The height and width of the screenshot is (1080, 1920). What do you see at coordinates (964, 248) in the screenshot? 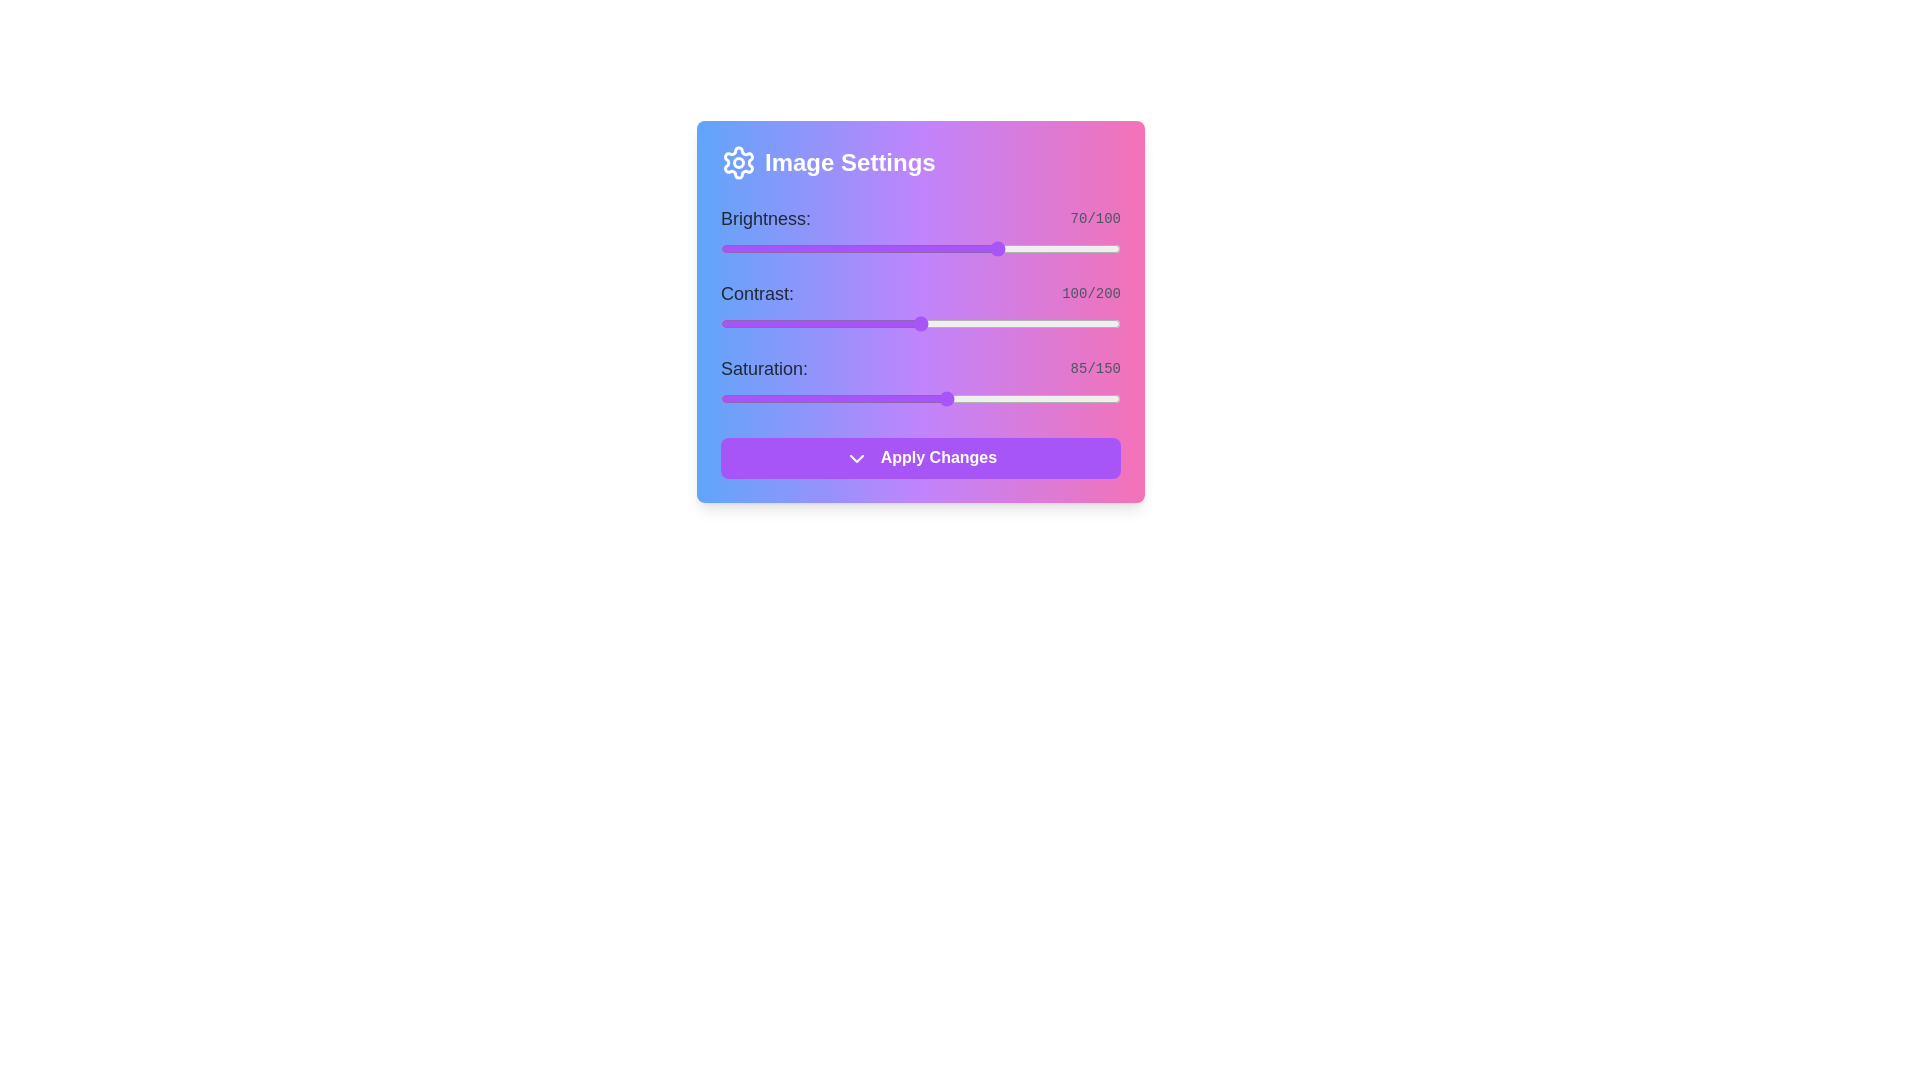
I see `the brightness slider to set brightness to 61` at bounding box center [964, 248].